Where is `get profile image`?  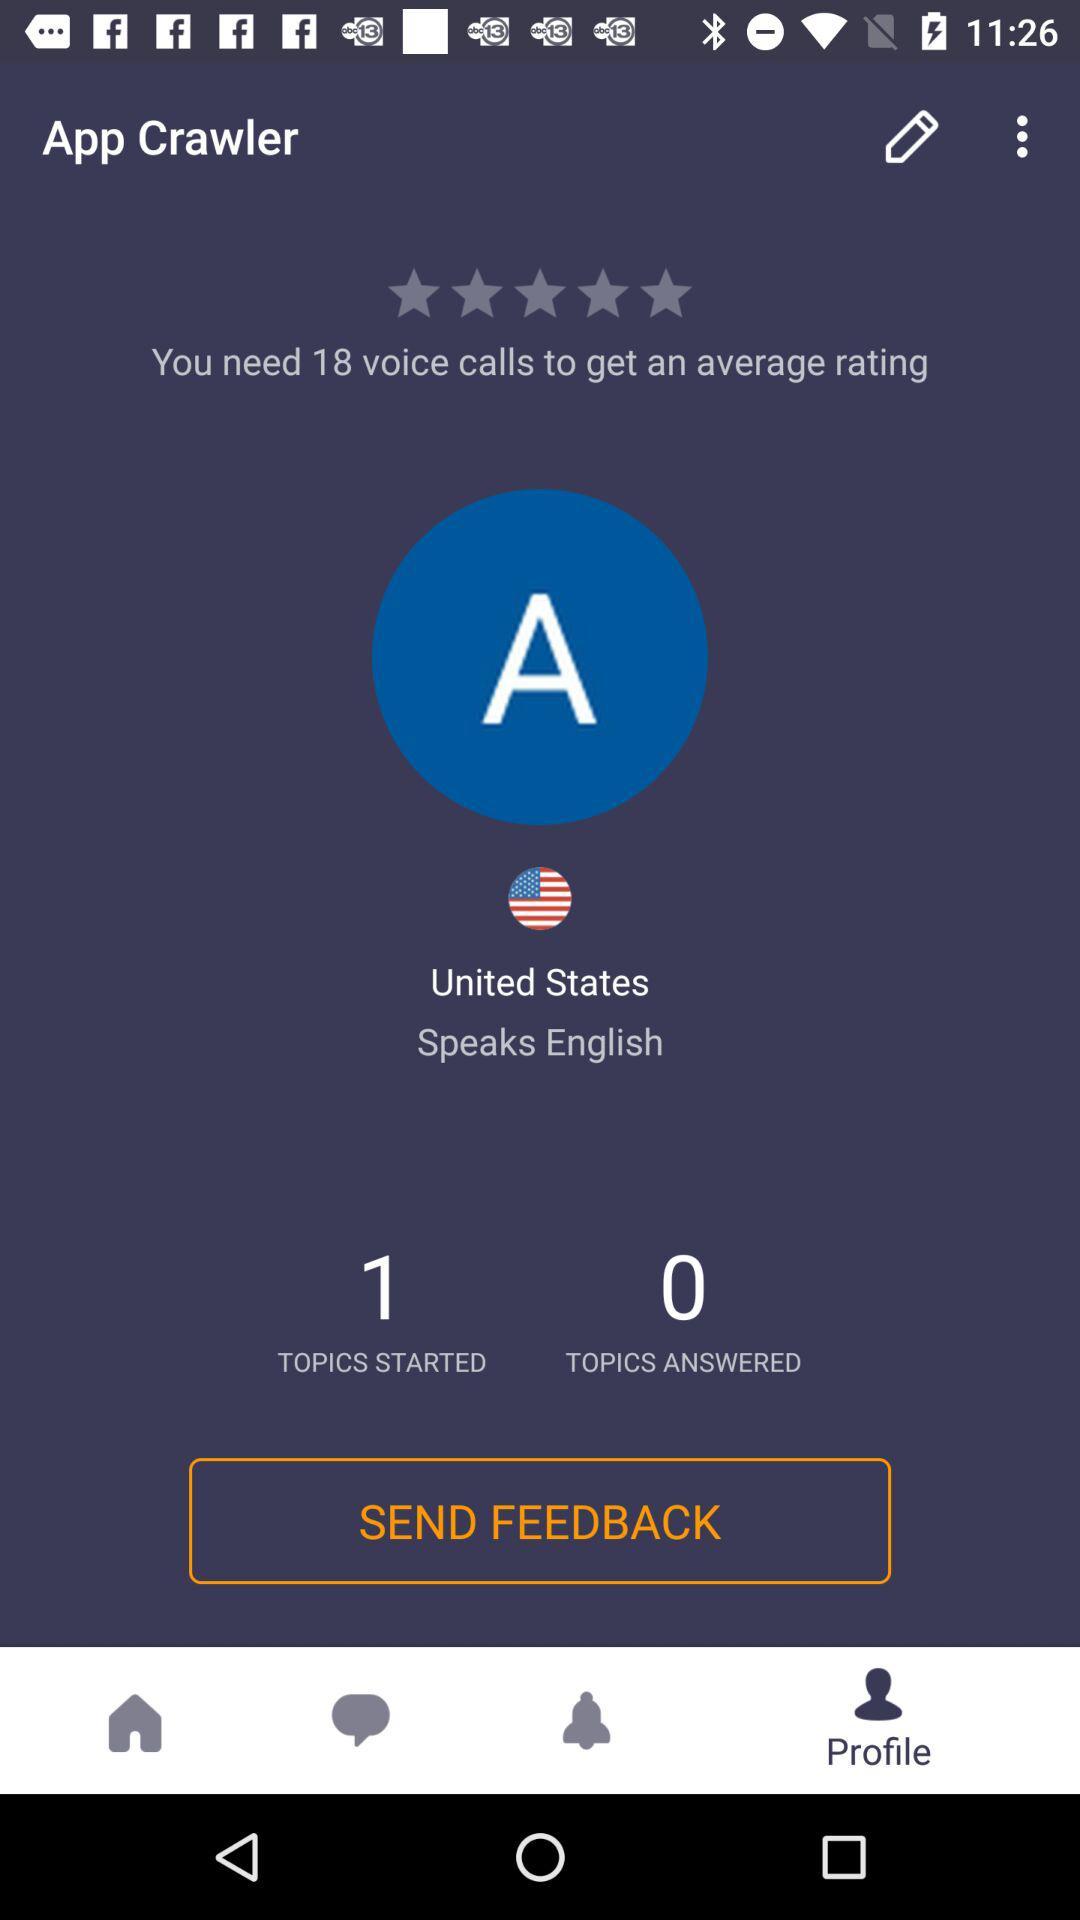 get profile image is located at coordinates (540, 657).